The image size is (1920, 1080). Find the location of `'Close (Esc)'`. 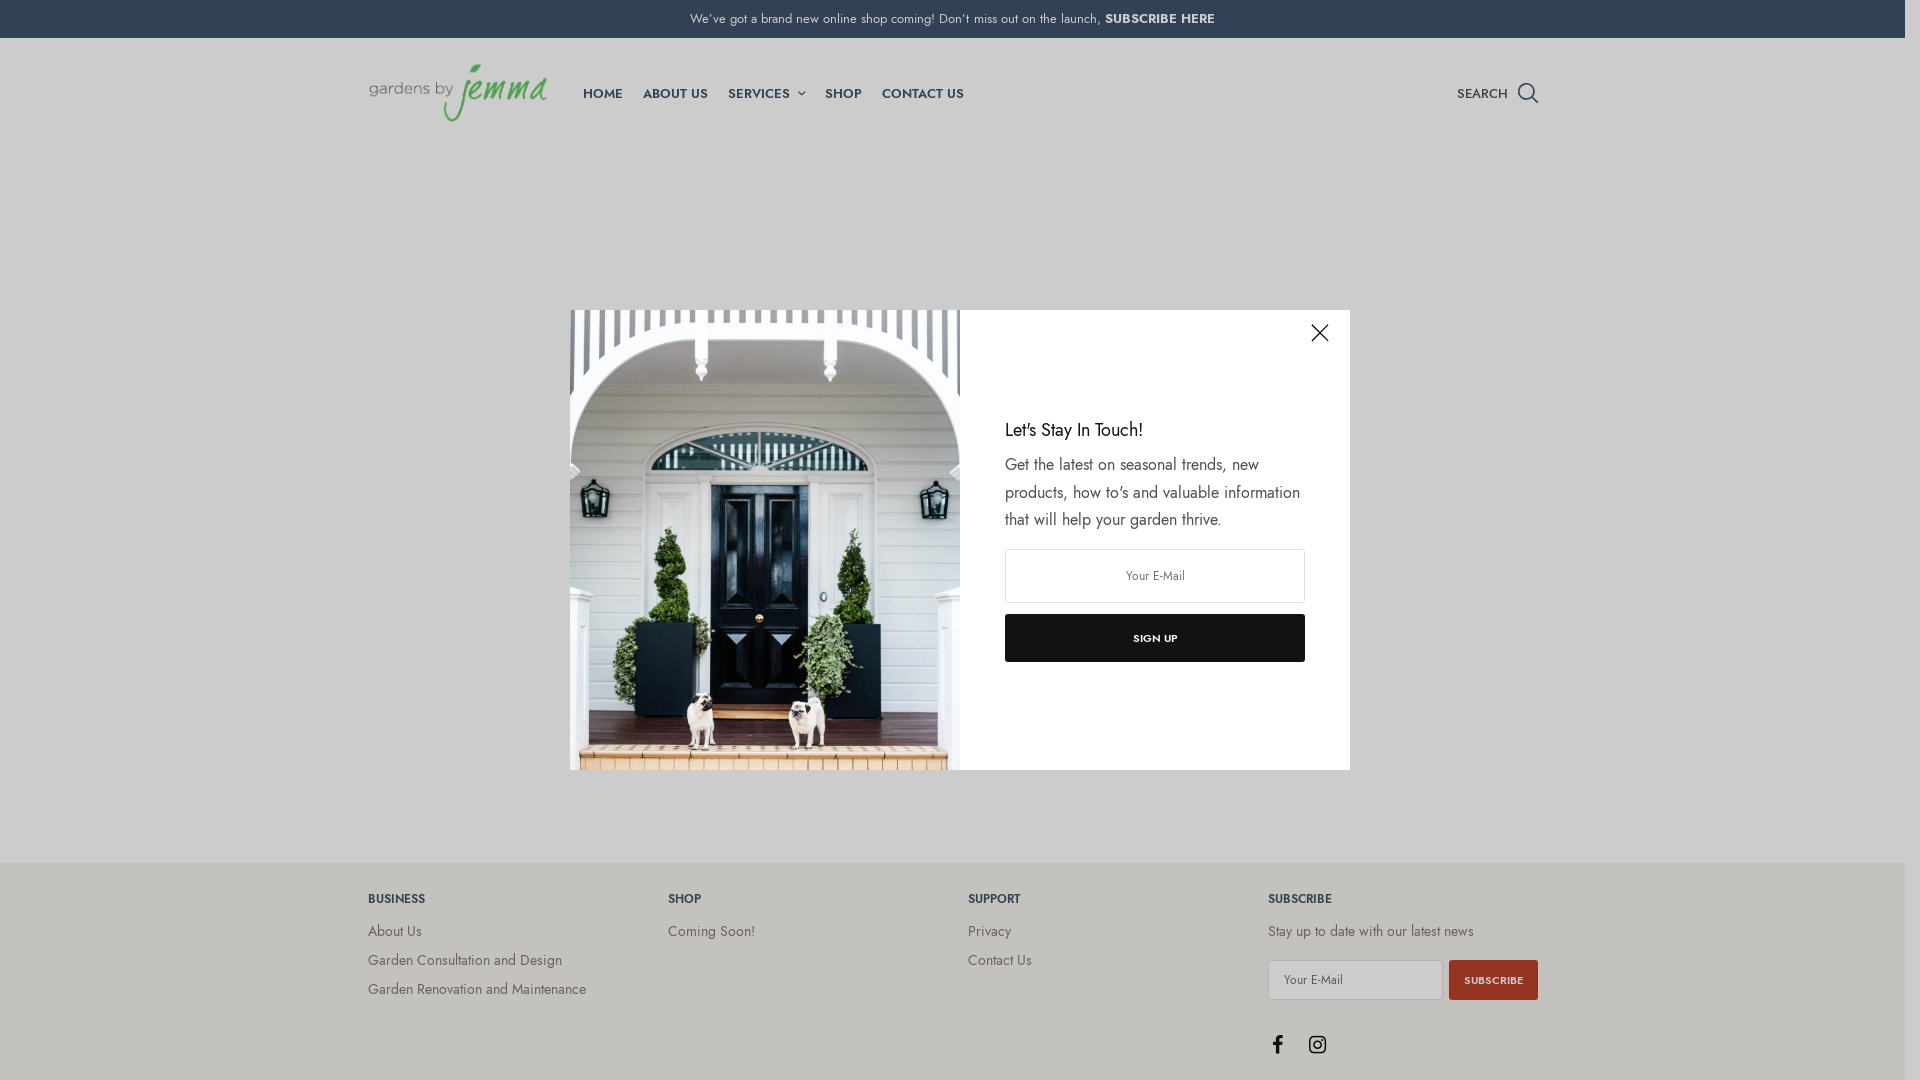

'Close (Esc)' is located at coordinates (1320, 341).